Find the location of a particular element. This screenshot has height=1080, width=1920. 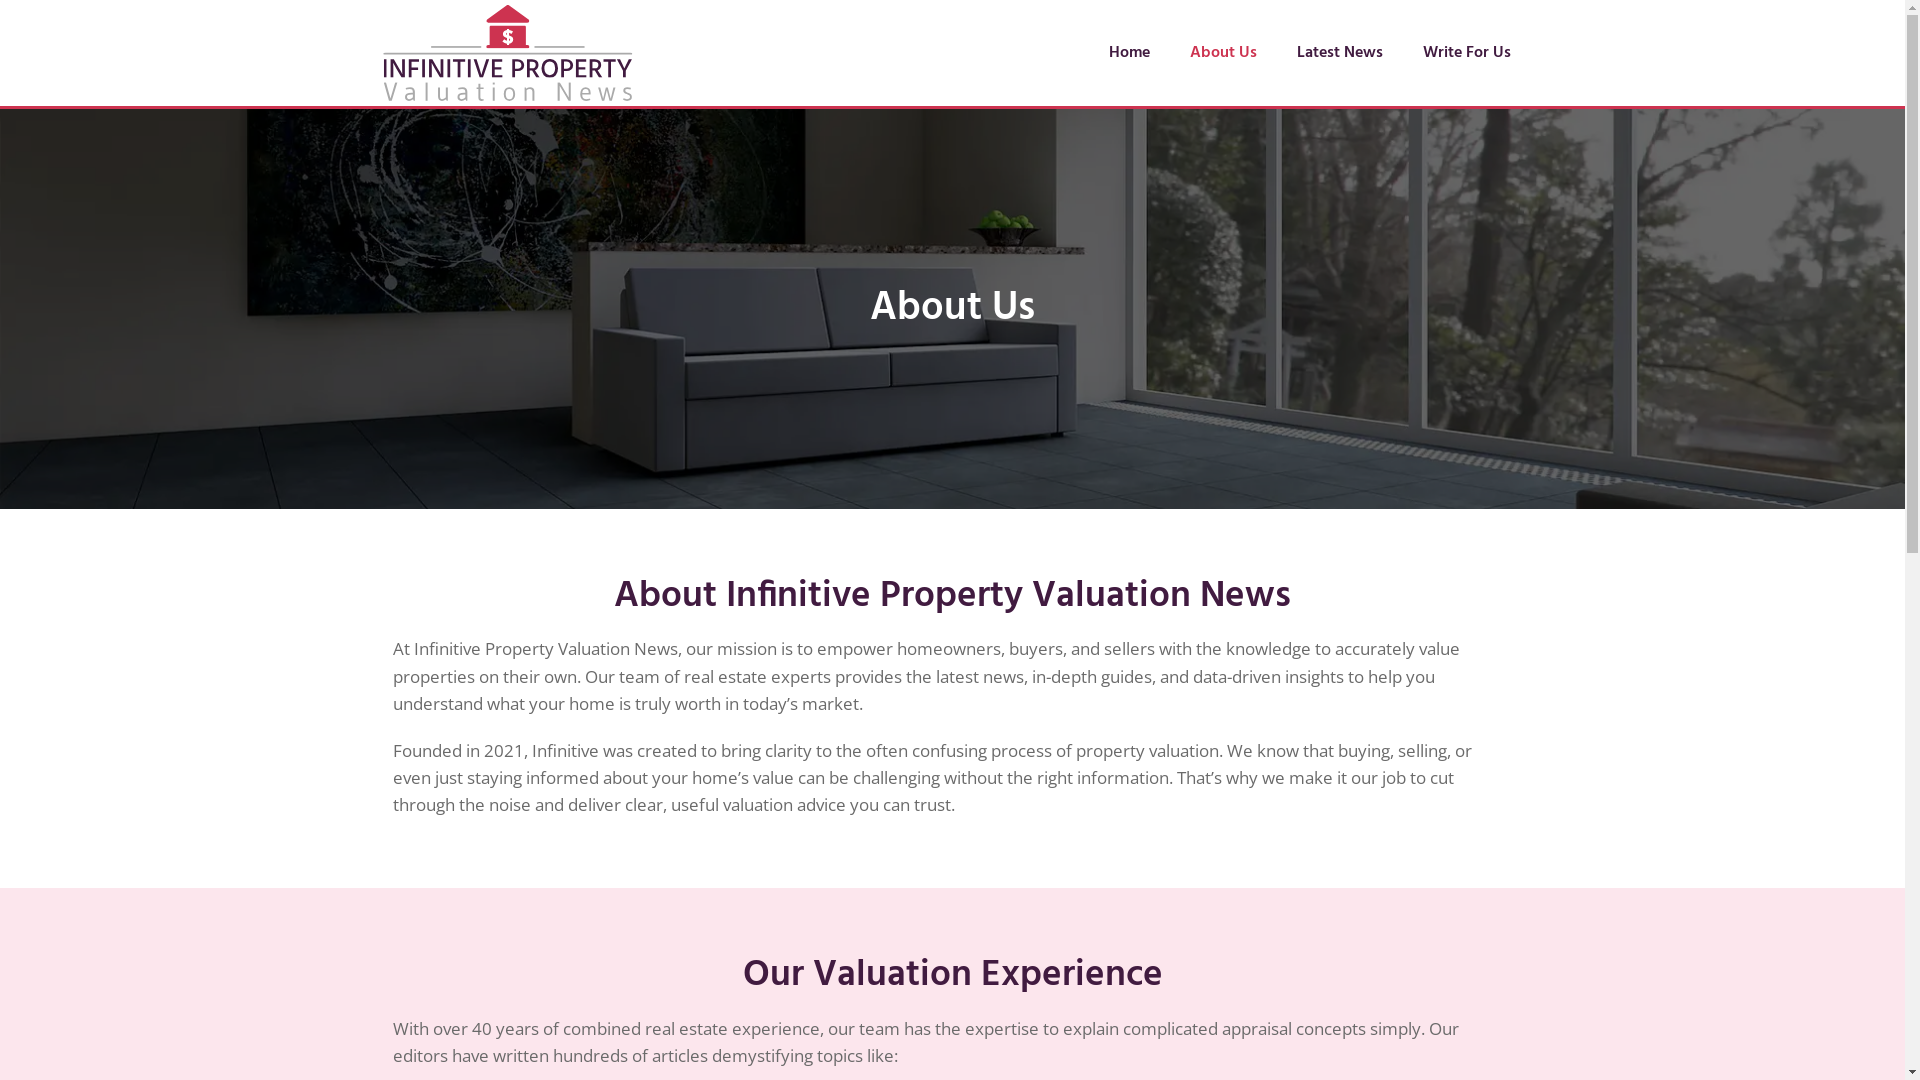

'Home' is located at coordinates (1129, 52).